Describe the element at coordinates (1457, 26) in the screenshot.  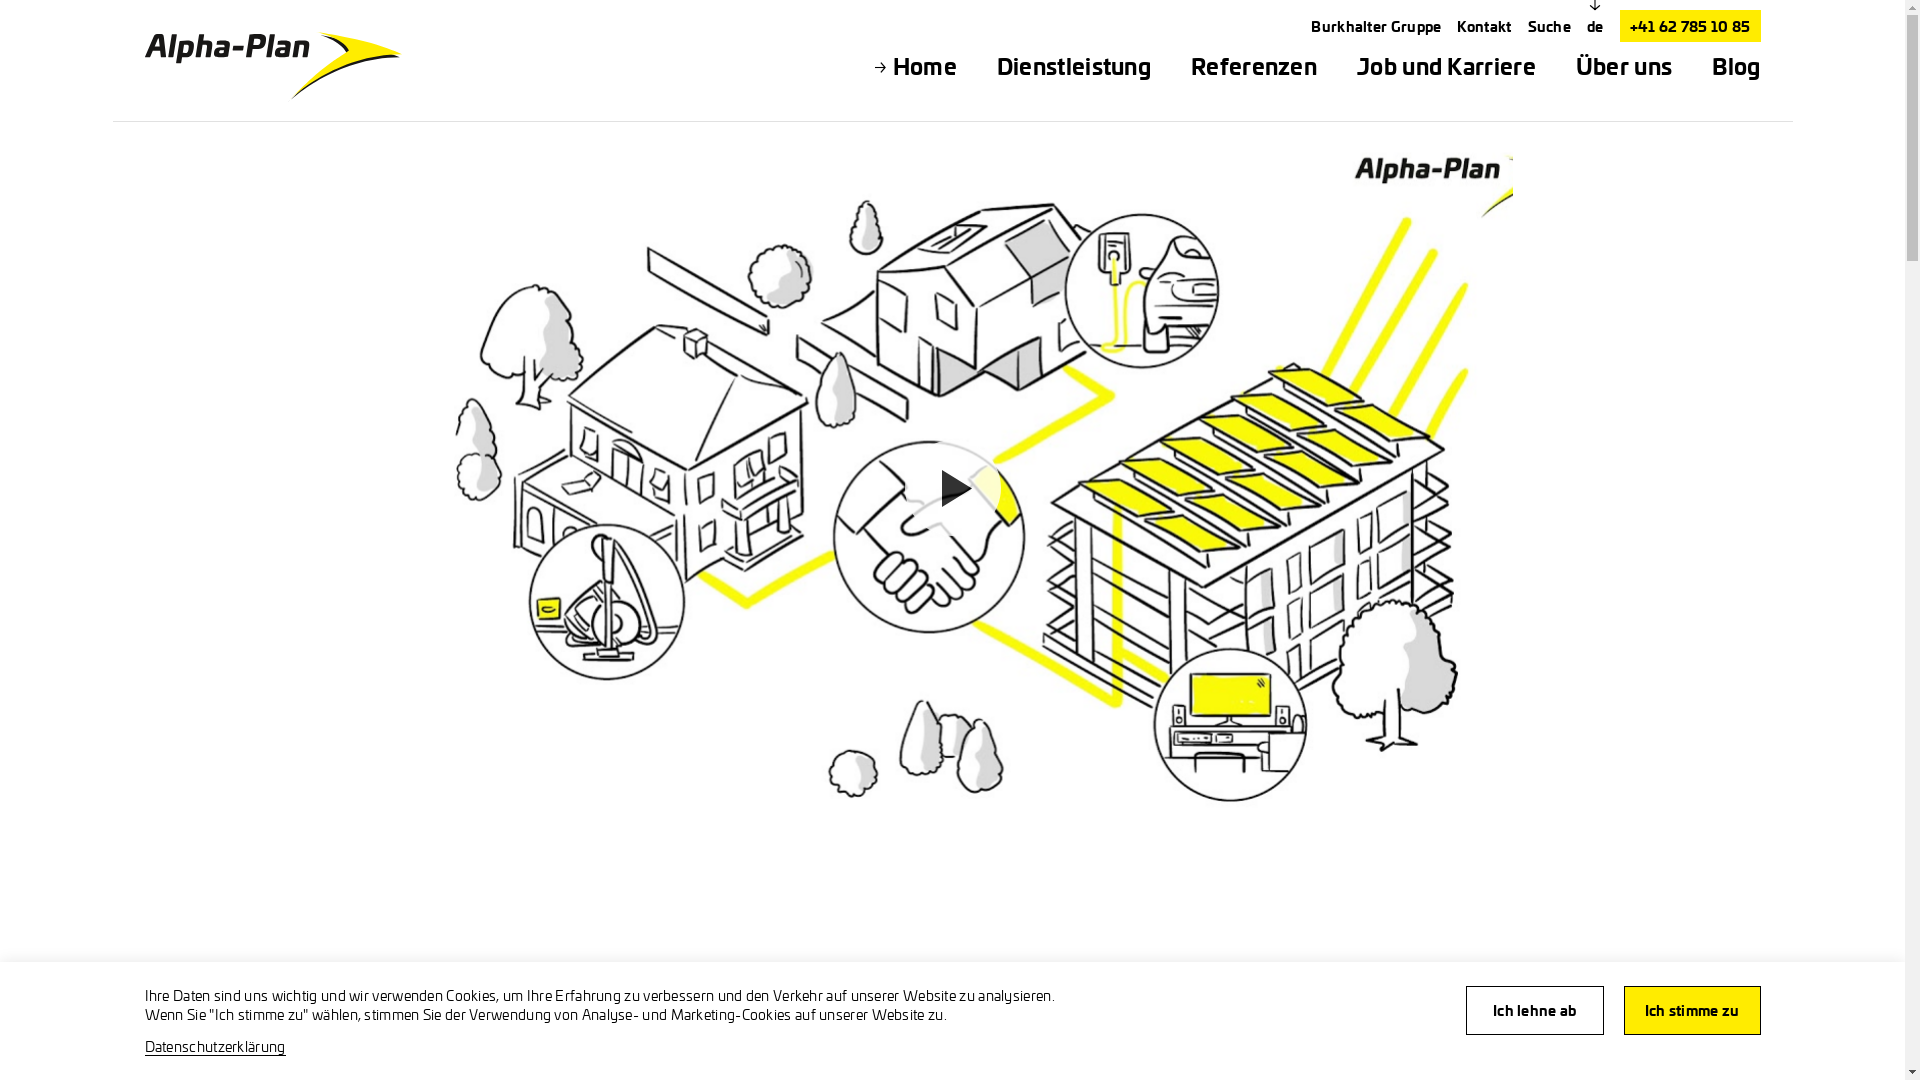
I see `'Kontakt'` at that location.